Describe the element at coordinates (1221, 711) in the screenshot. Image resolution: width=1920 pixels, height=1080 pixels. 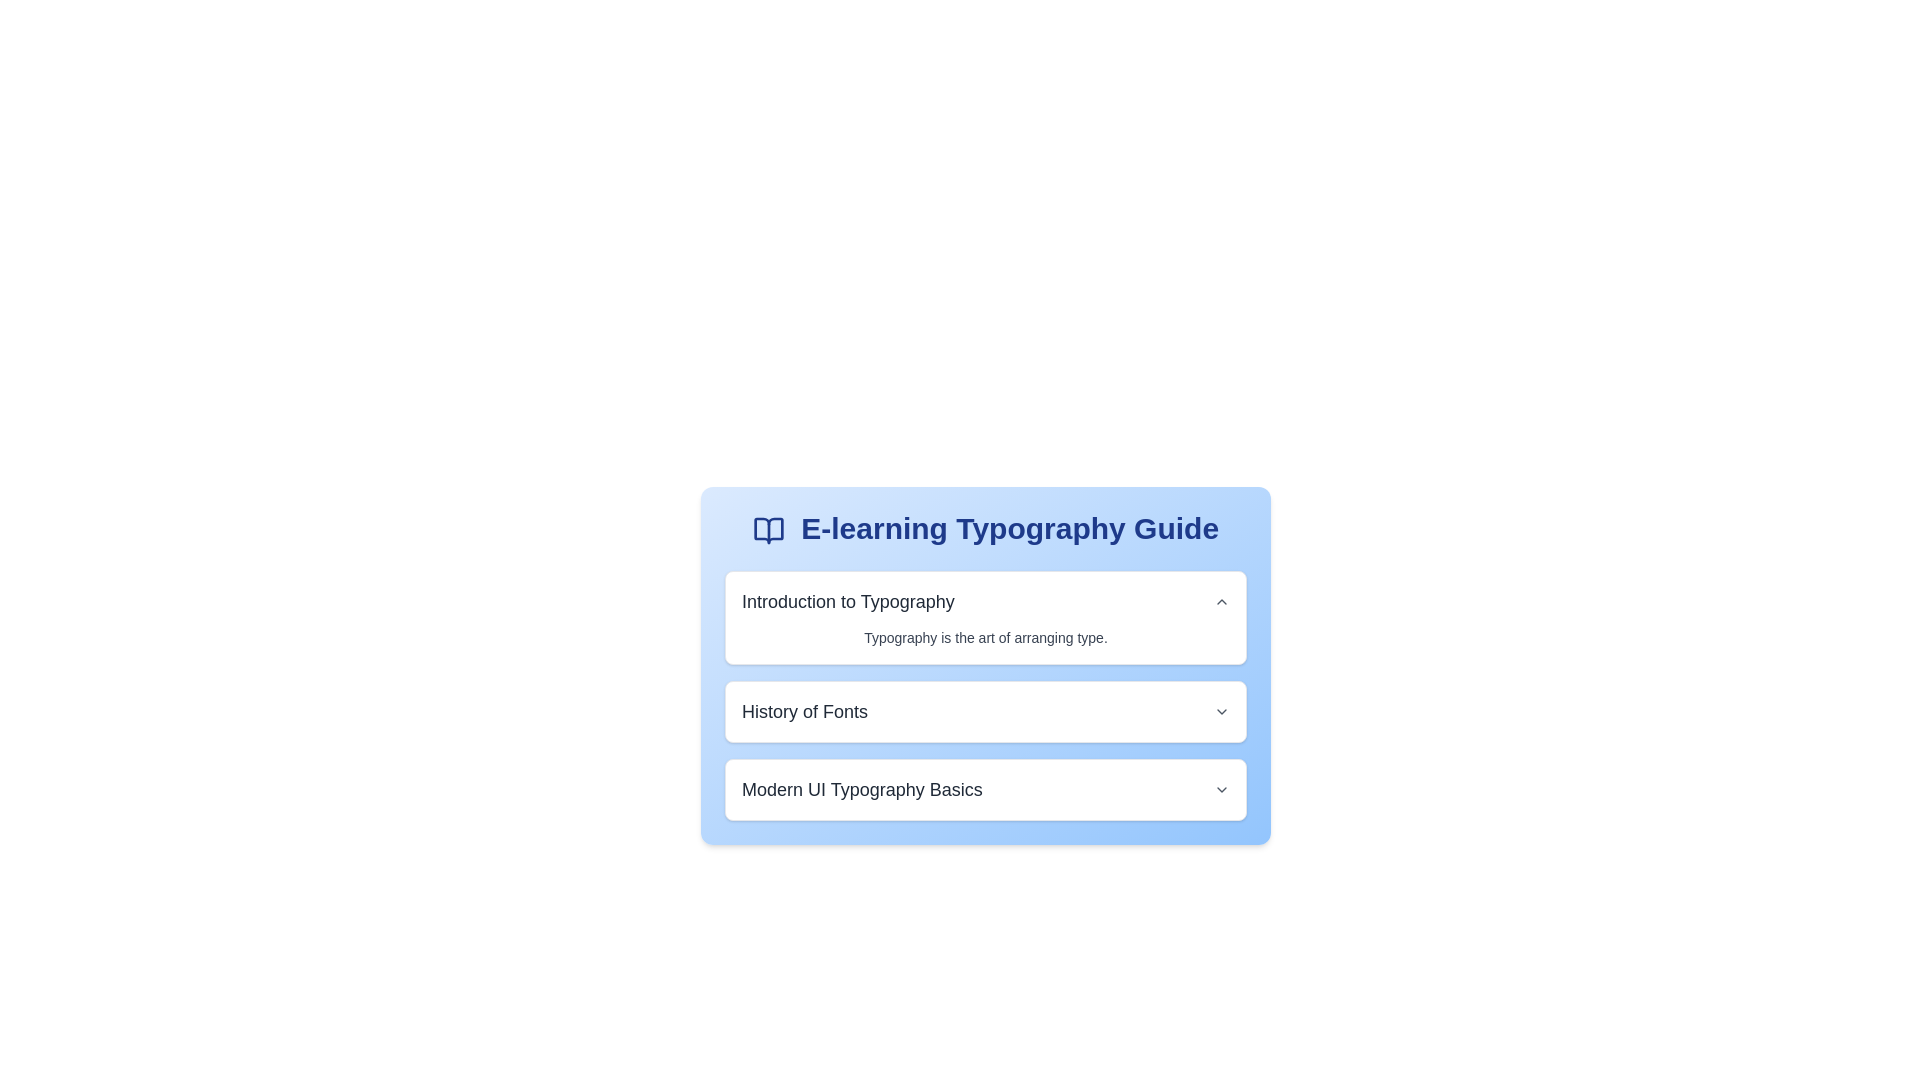
I see `the downward-pointing chevron icon button located in the 'History of Fonts' section` at that location.